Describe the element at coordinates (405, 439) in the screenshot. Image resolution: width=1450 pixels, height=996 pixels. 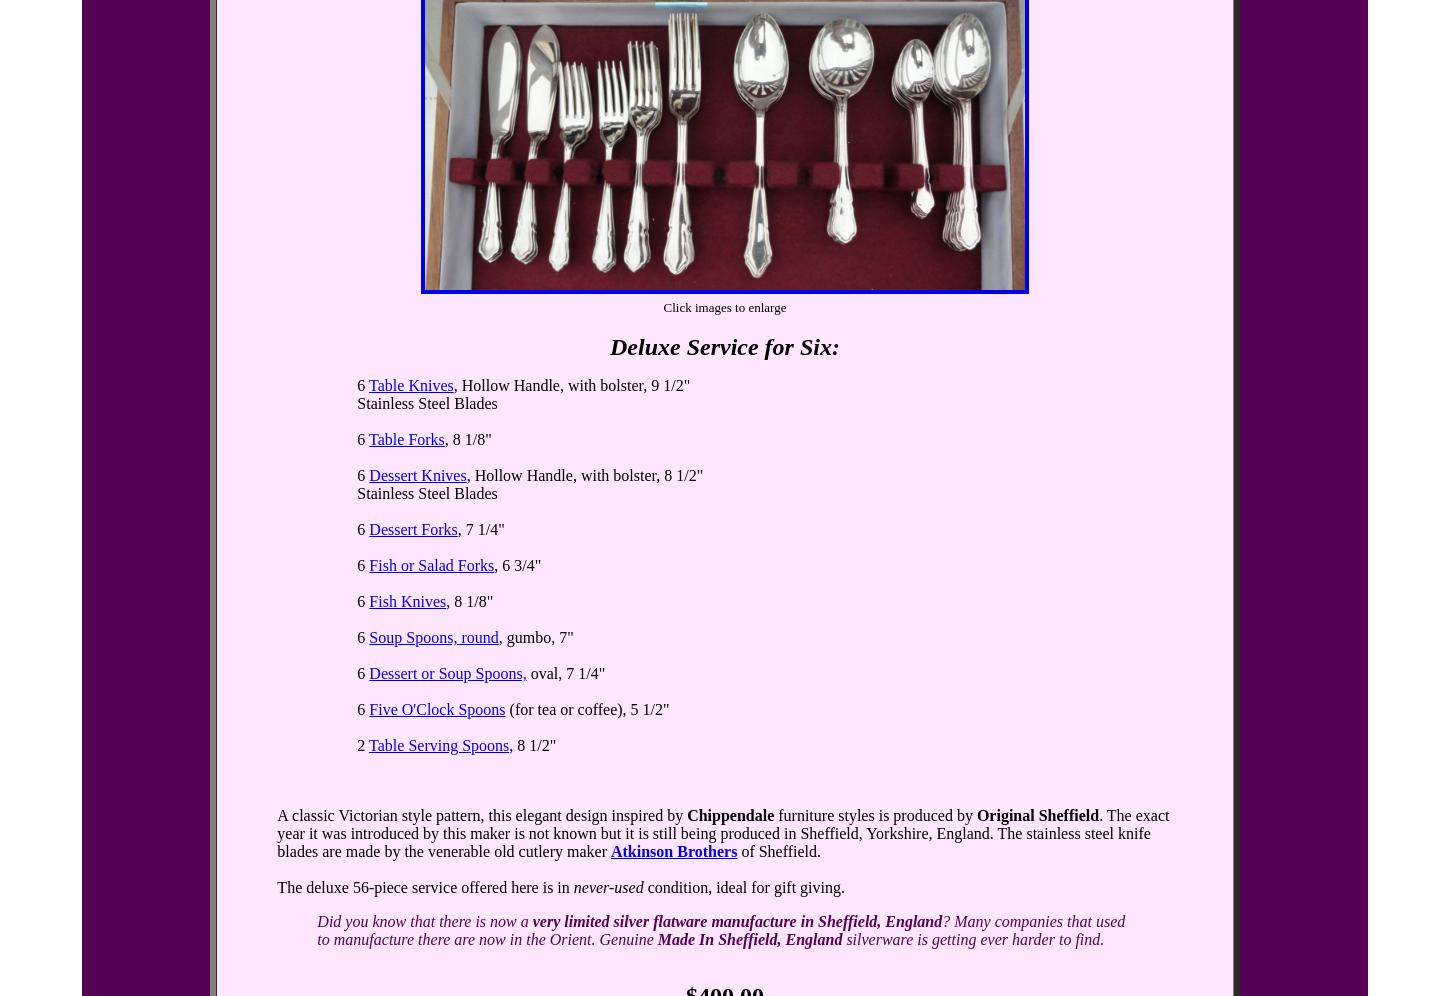
I see `'Table Forks'` at that location.